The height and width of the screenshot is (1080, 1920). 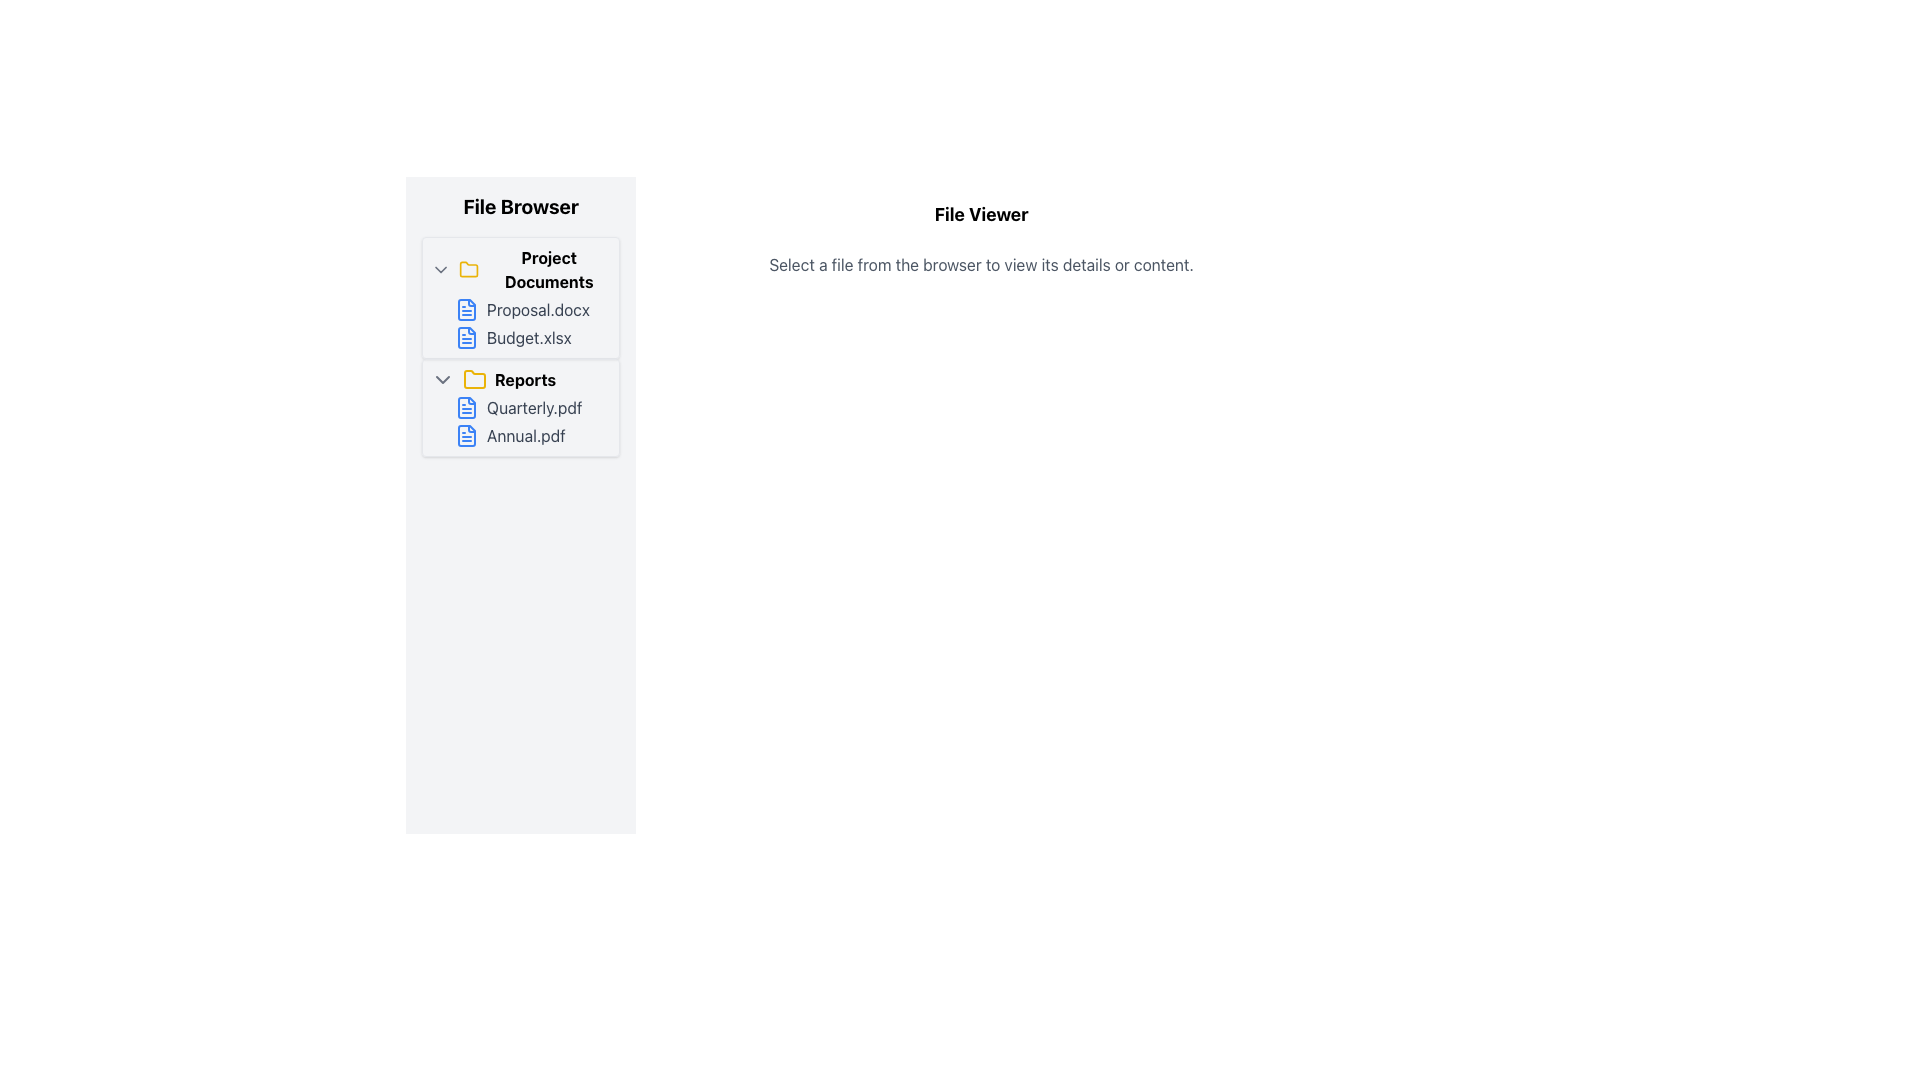 I want to click on the file entry labeled 'Quarterly.pdf' with a blue document icon, so click(x=533, y=407).